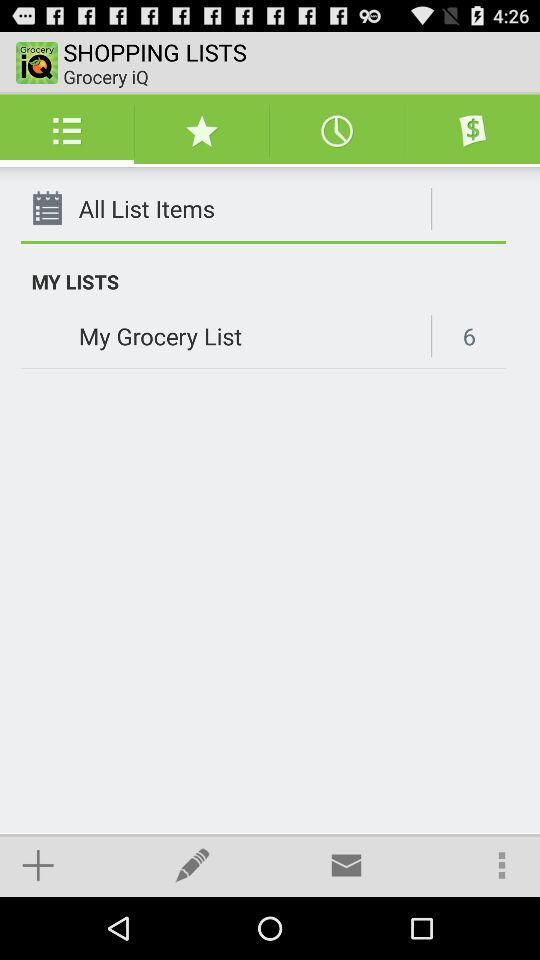 This screenshot has height=960, width=540. What do you see at coordinates (345, 864) in the screenshot?
I see `the item below my grocery list` at bounding box center [345, 864].